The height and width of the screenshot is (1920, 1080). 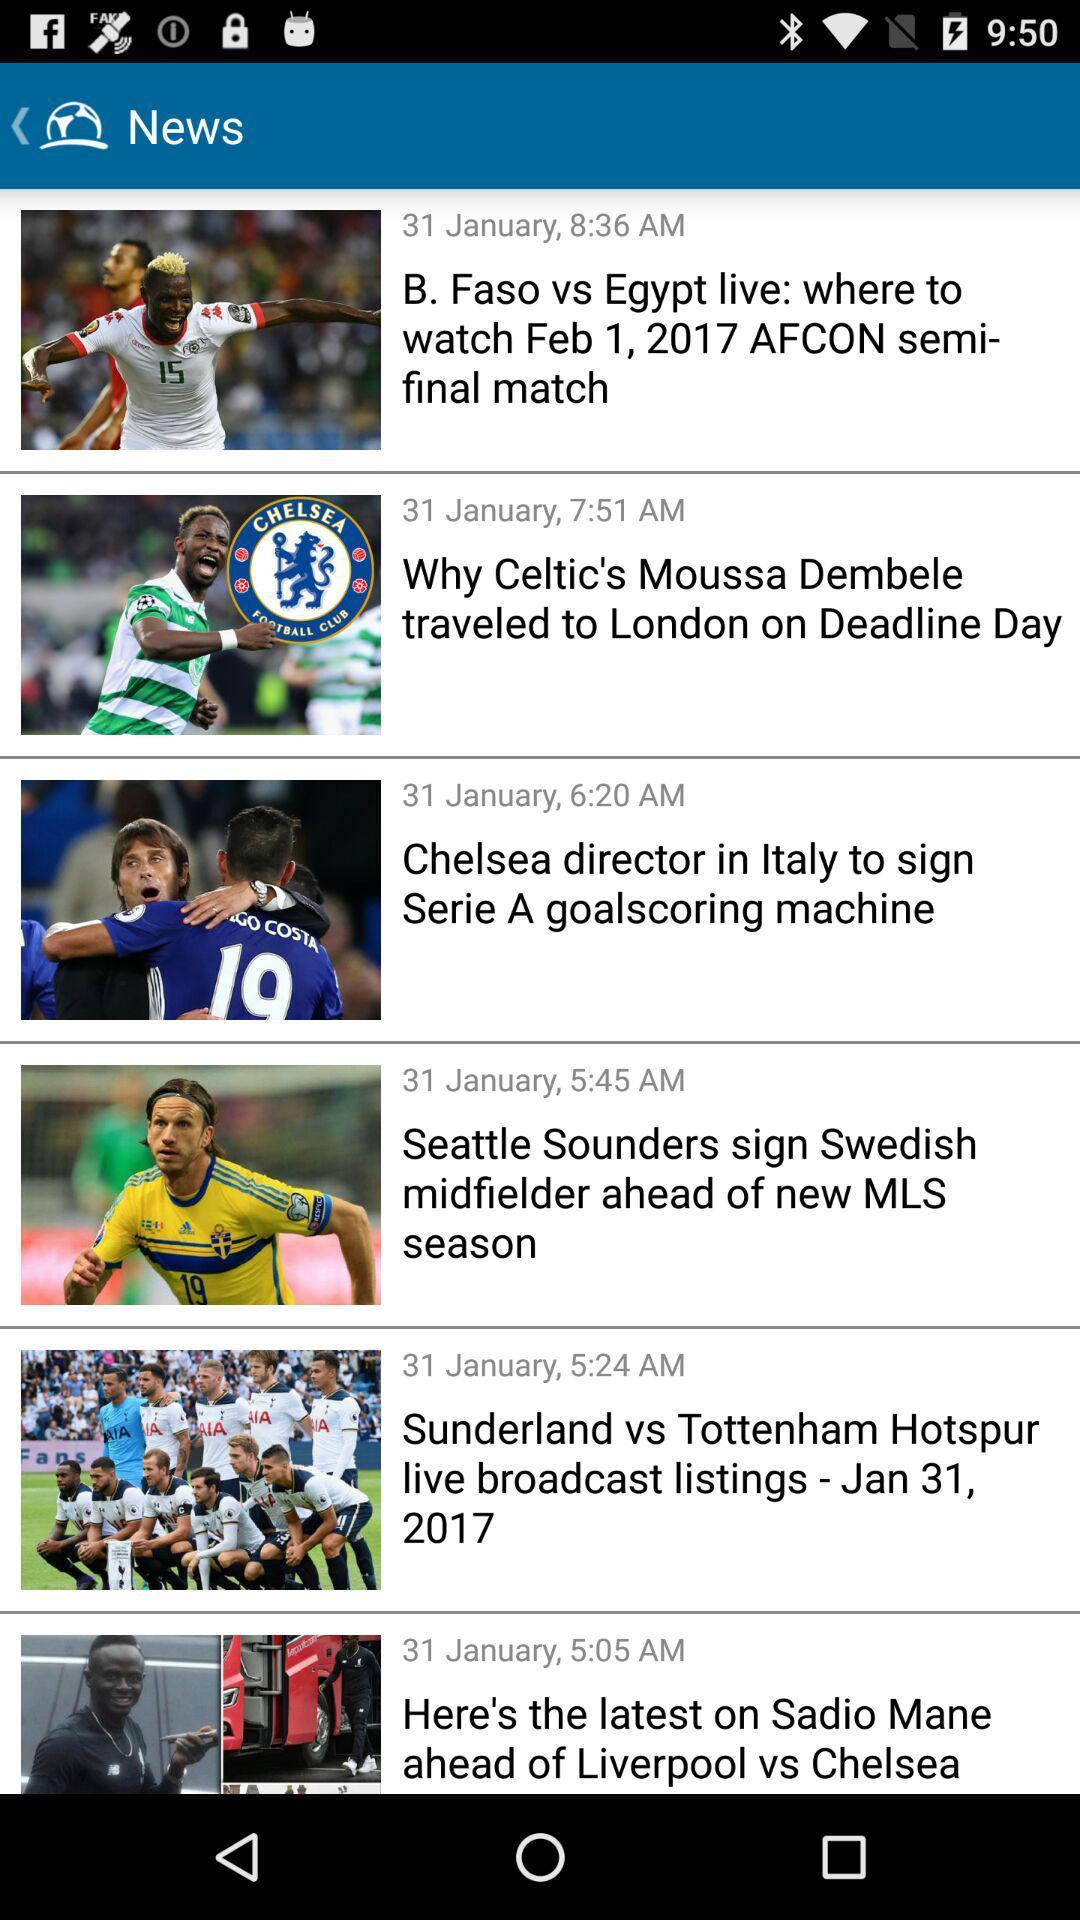 What do you see at coordinates (734, 595) in the screenshot?
I see `why celtic s item` at bounding box center [734, 595].